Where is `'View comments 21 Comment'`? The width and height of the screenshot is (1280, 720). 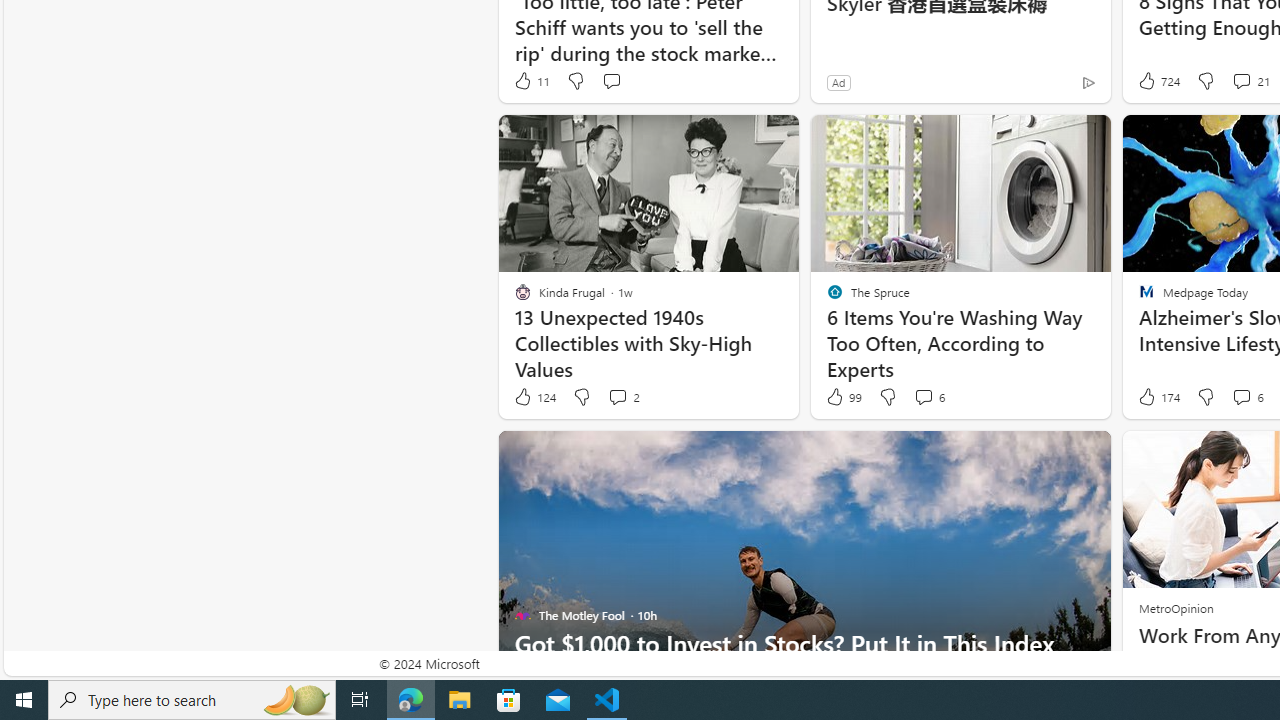 'View comments 21 Comment' is located at coordinates (1248, 80).